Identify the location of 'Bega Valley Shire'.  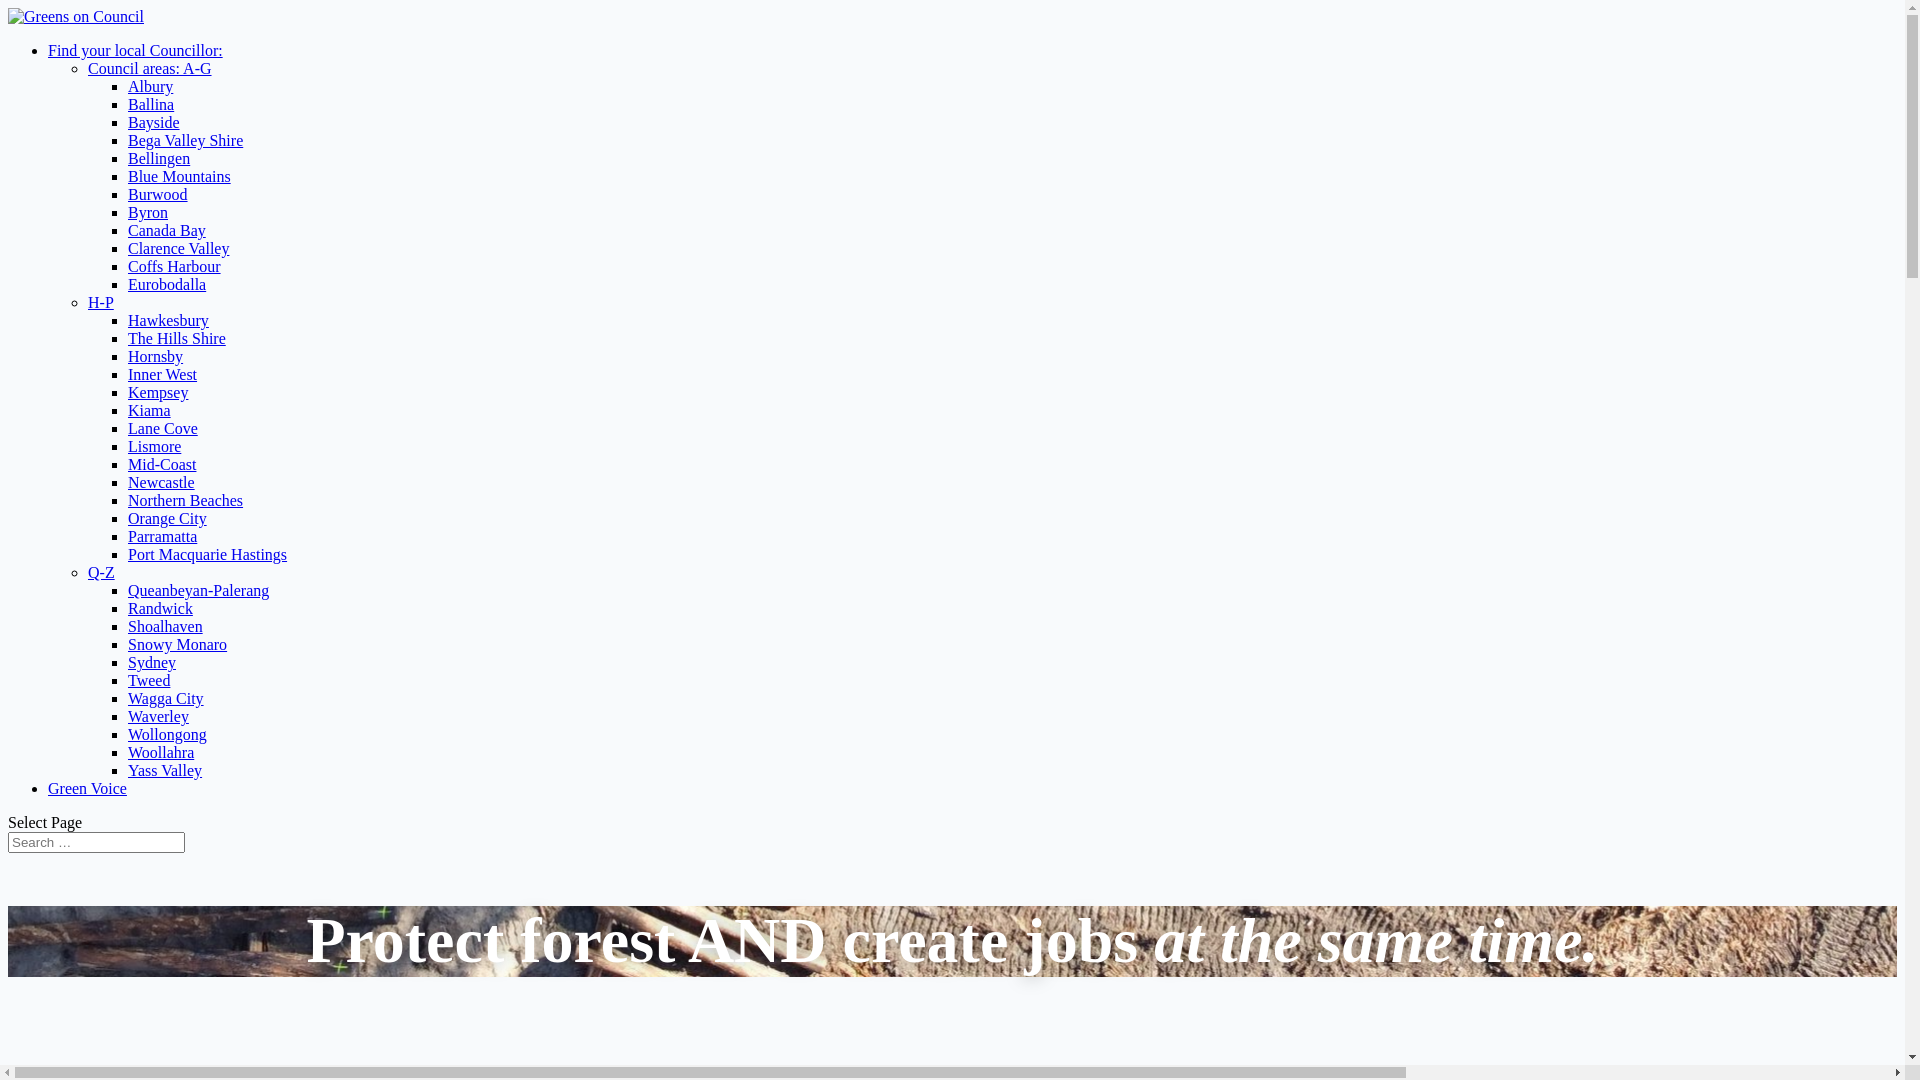
(185, 139).